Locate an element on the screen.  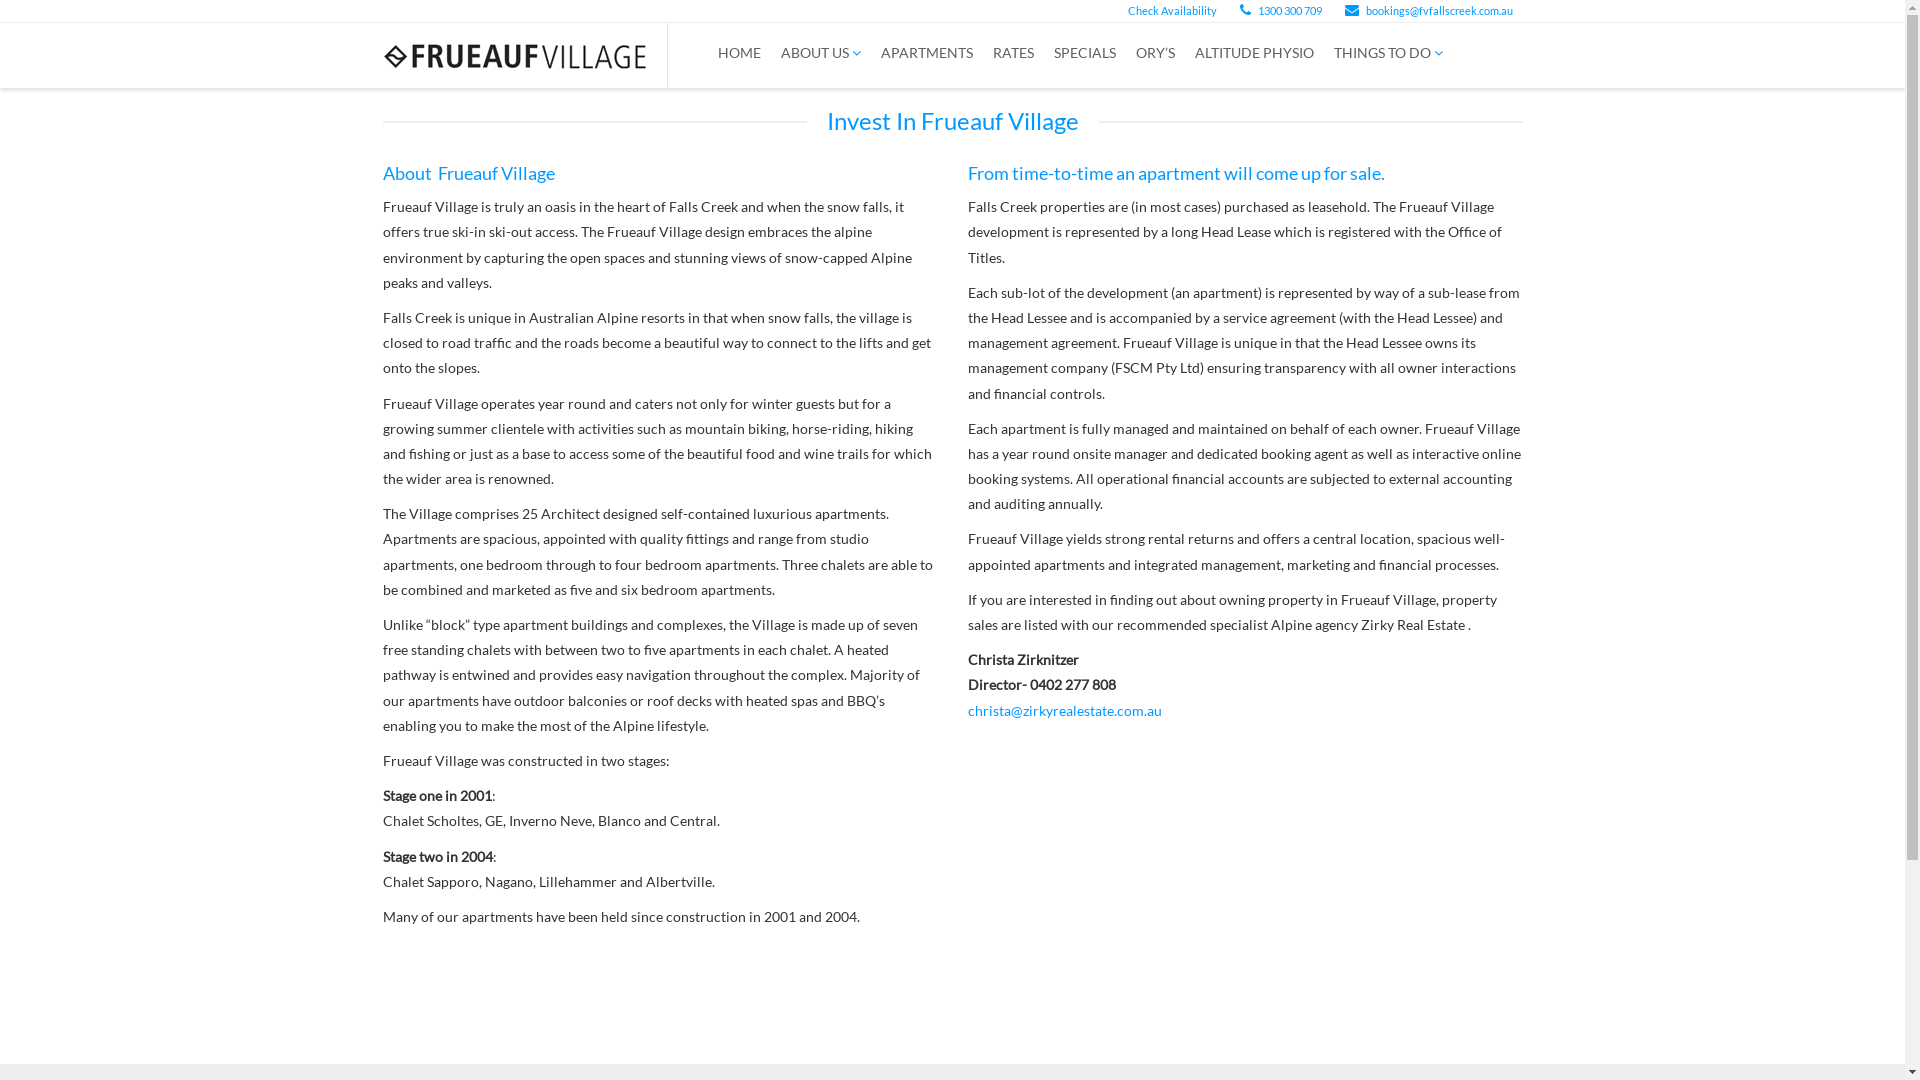
'ALTITUDE PHYSIO' is located at coordinates (1252, 52).